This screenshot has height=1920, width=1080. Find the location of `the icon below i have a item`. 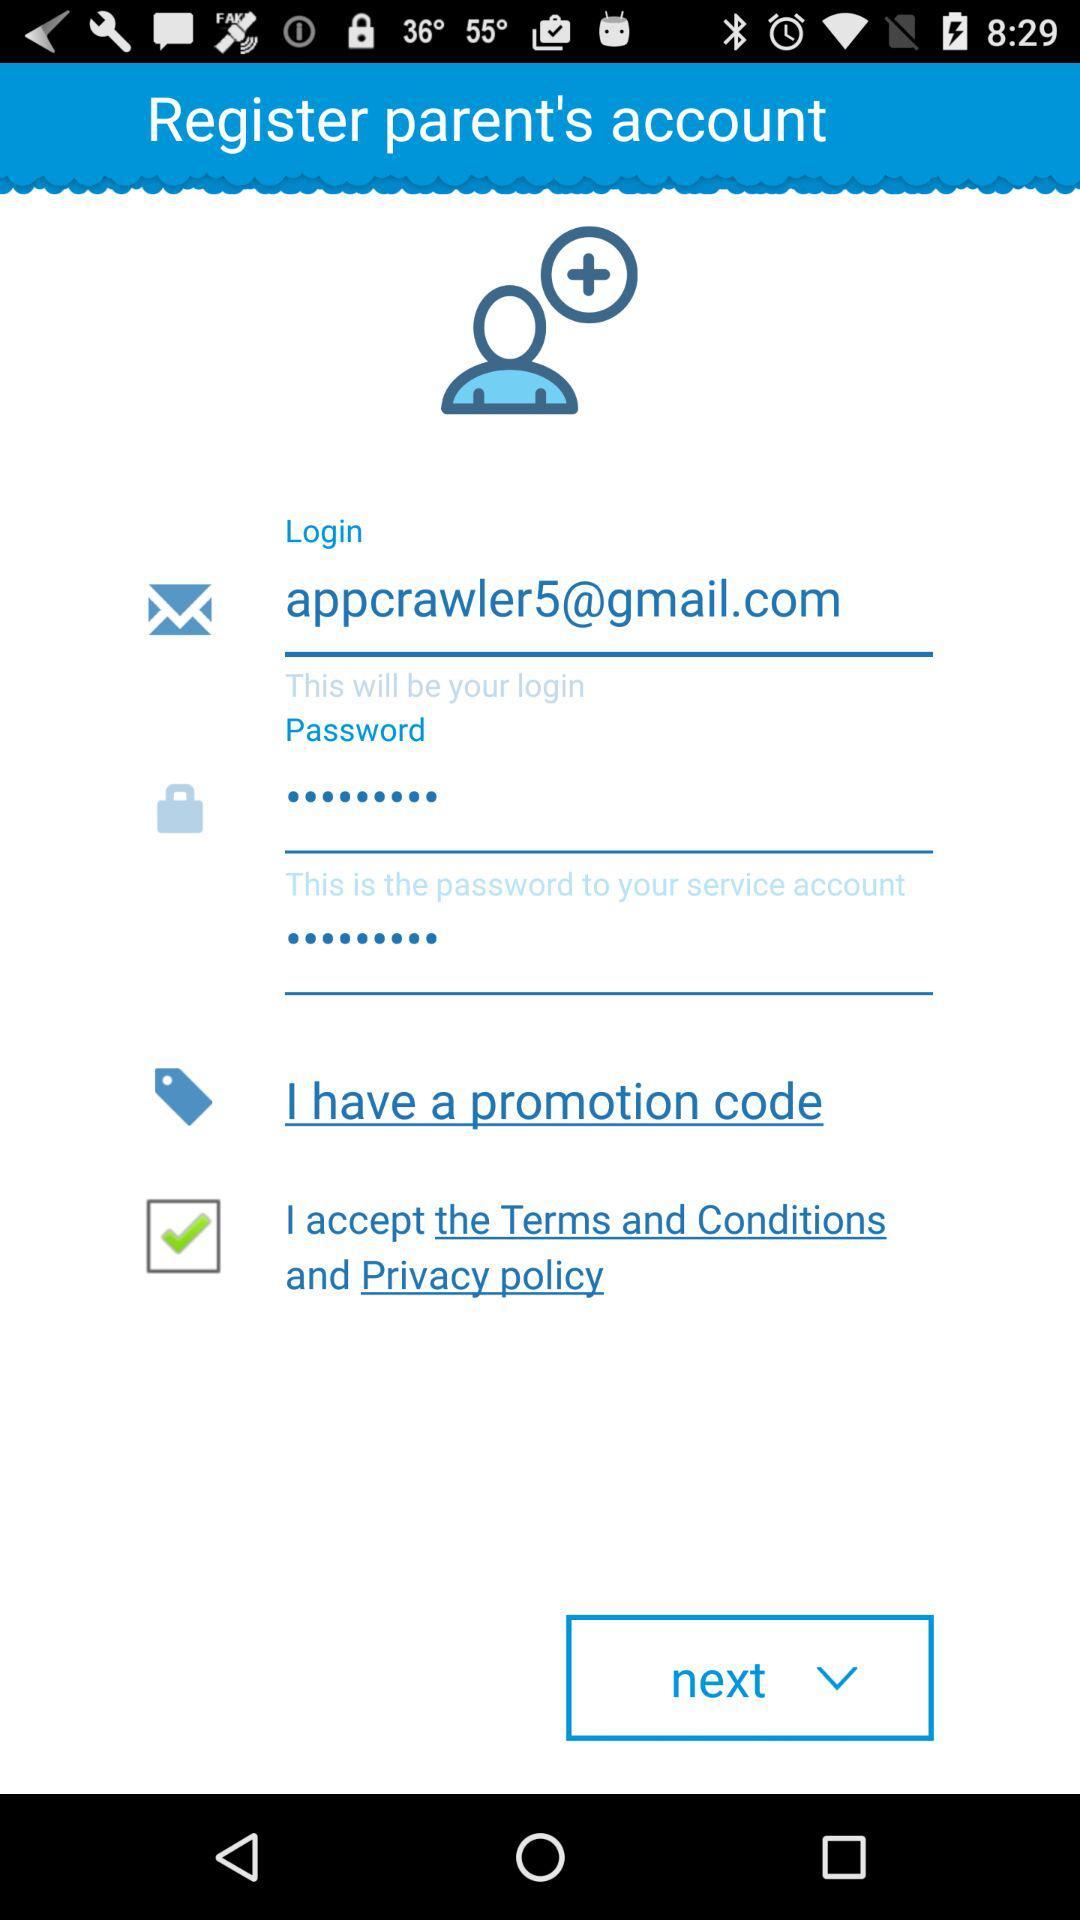

the icon below i have a item is located at coordinates (594, 1239).